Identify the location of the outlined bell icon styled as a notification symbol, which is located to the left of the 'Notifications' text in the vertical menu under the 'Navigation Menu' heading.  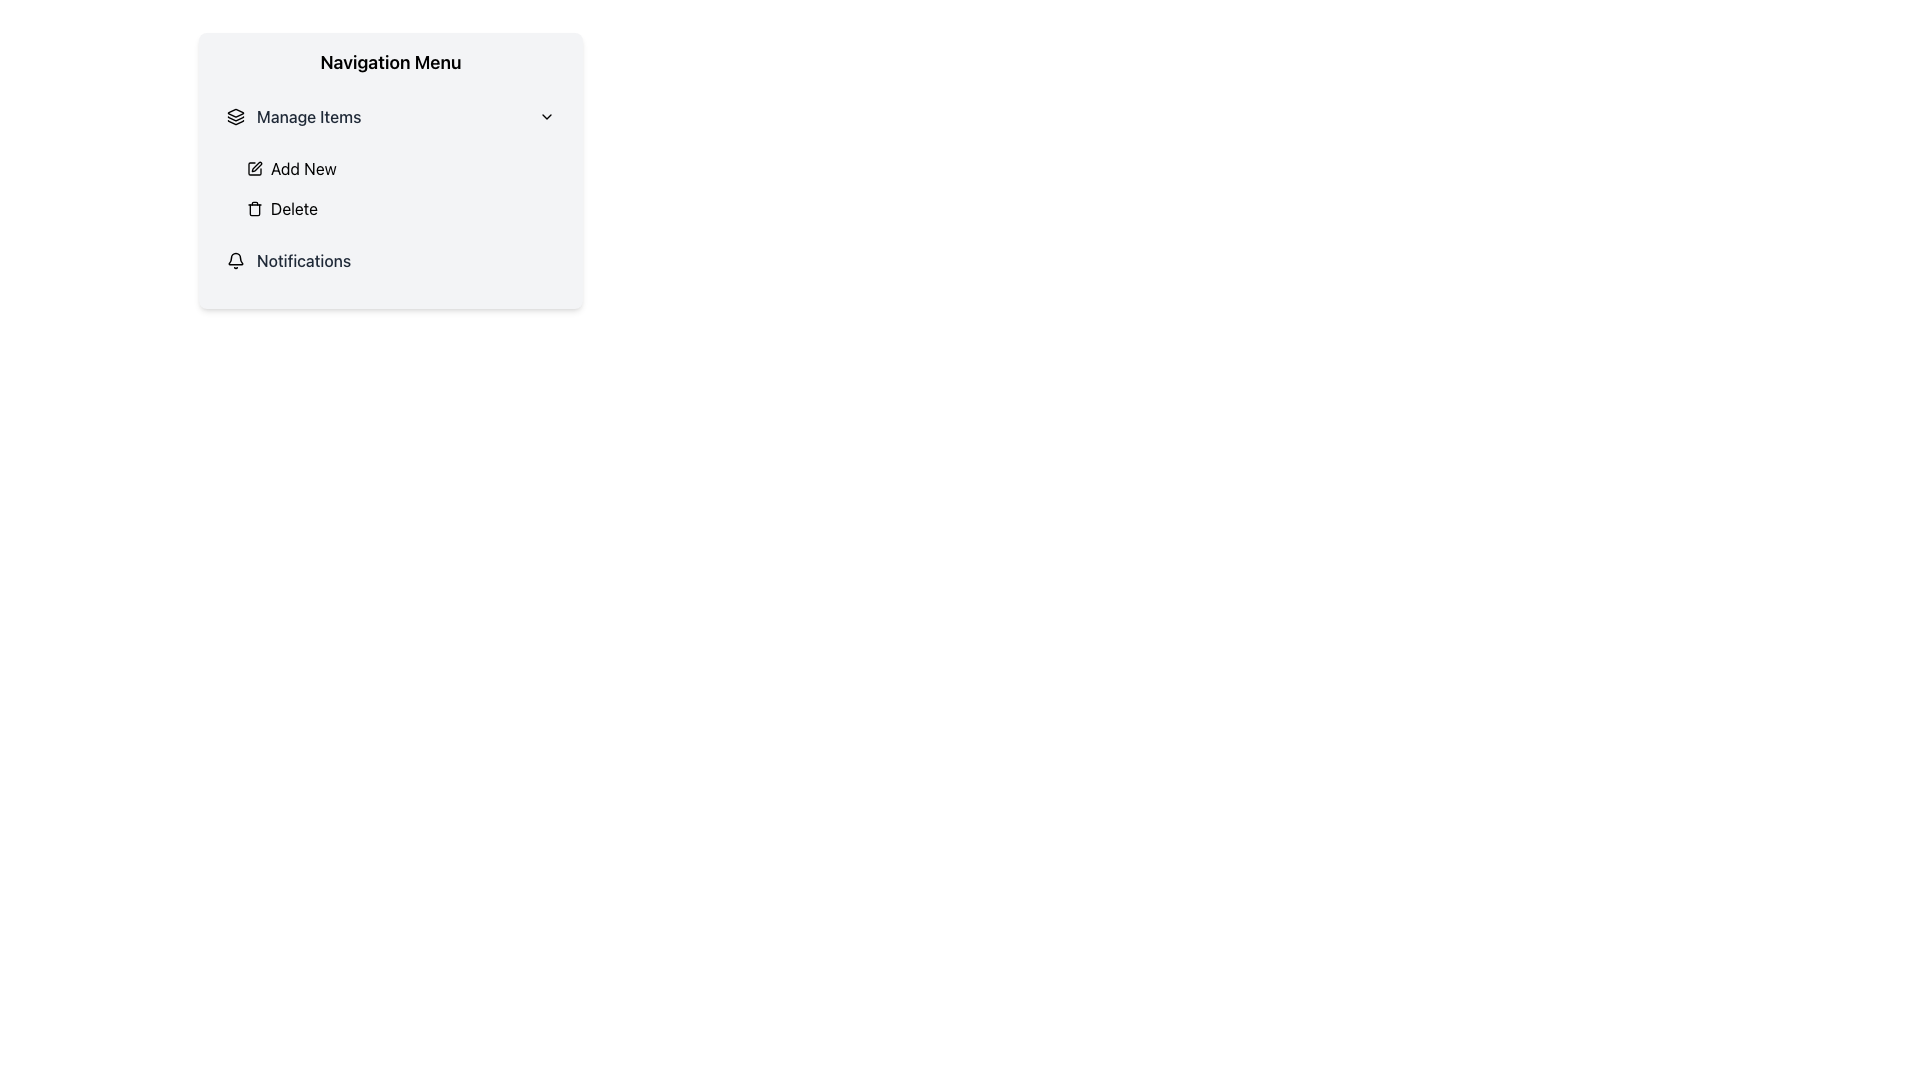
(235, 260).